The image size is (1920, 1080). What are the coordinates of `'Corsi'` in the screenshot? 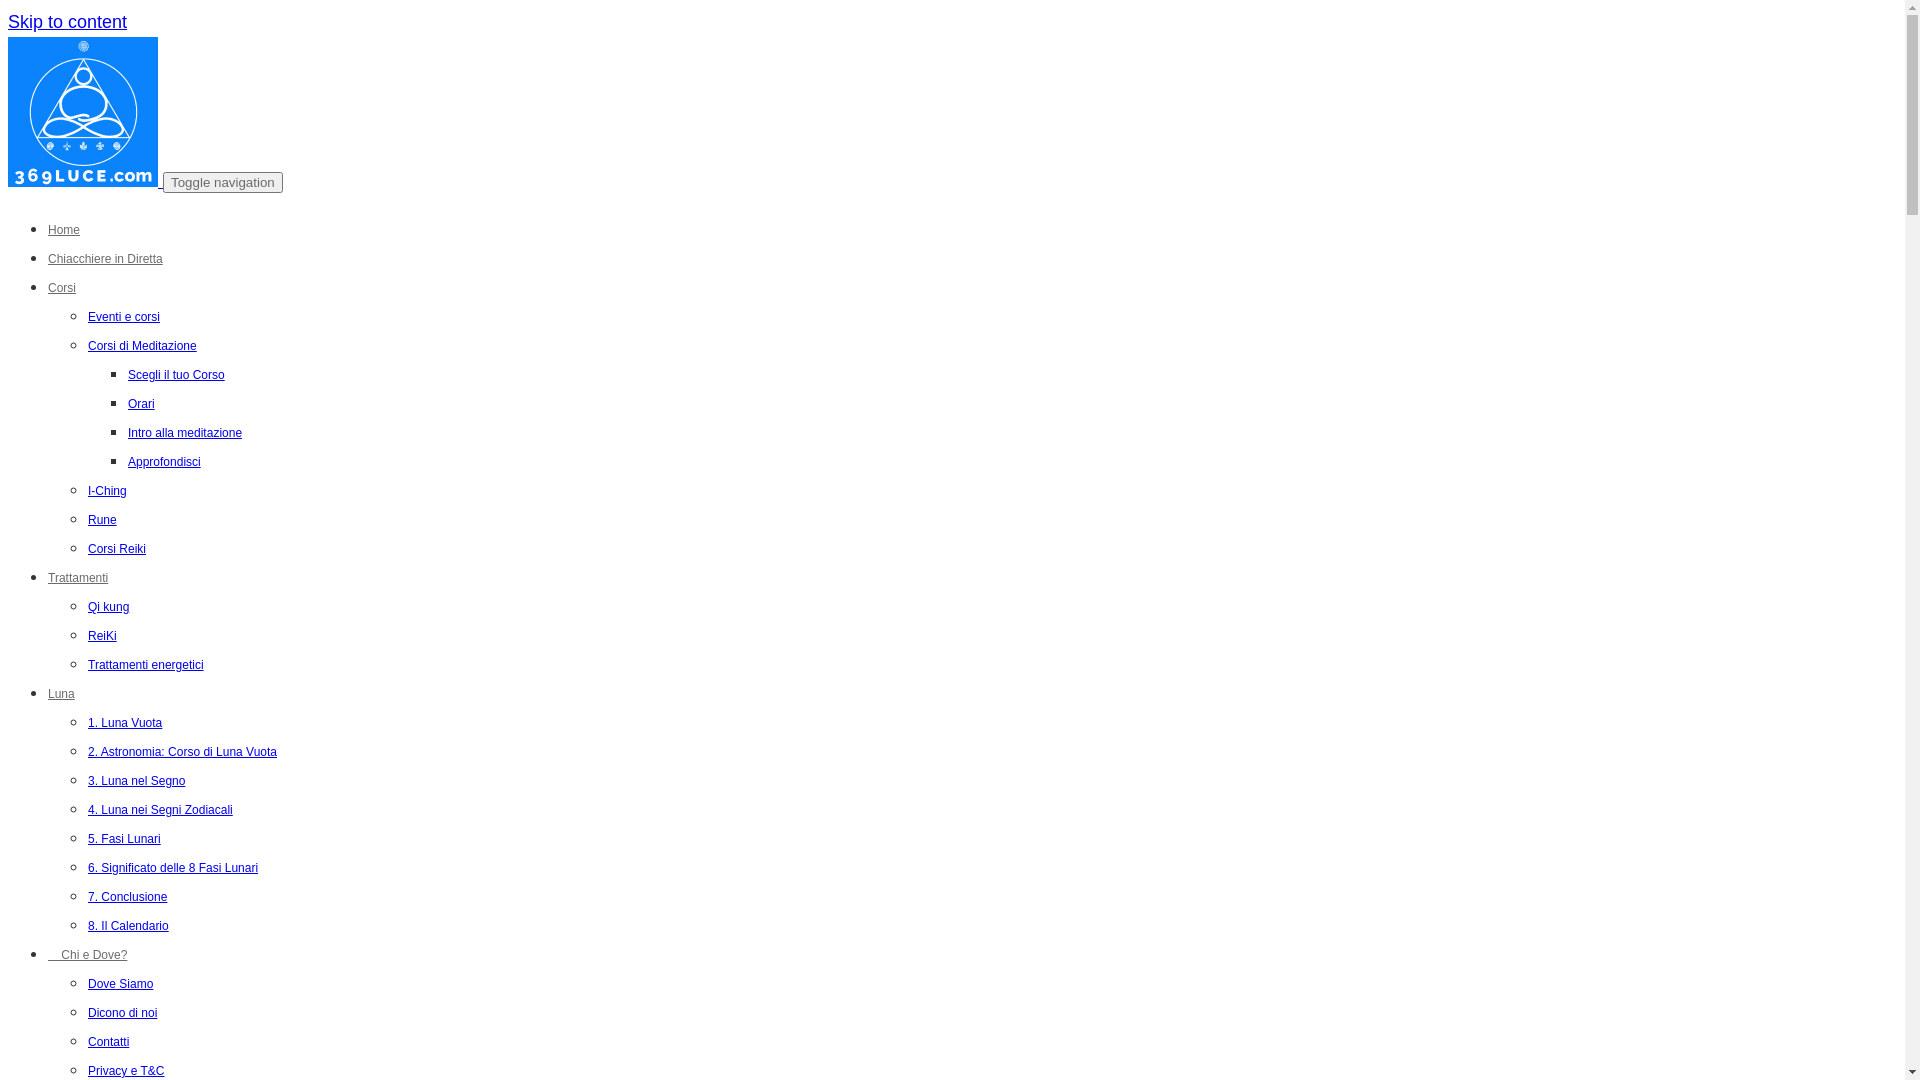 It's located at (62, 288).